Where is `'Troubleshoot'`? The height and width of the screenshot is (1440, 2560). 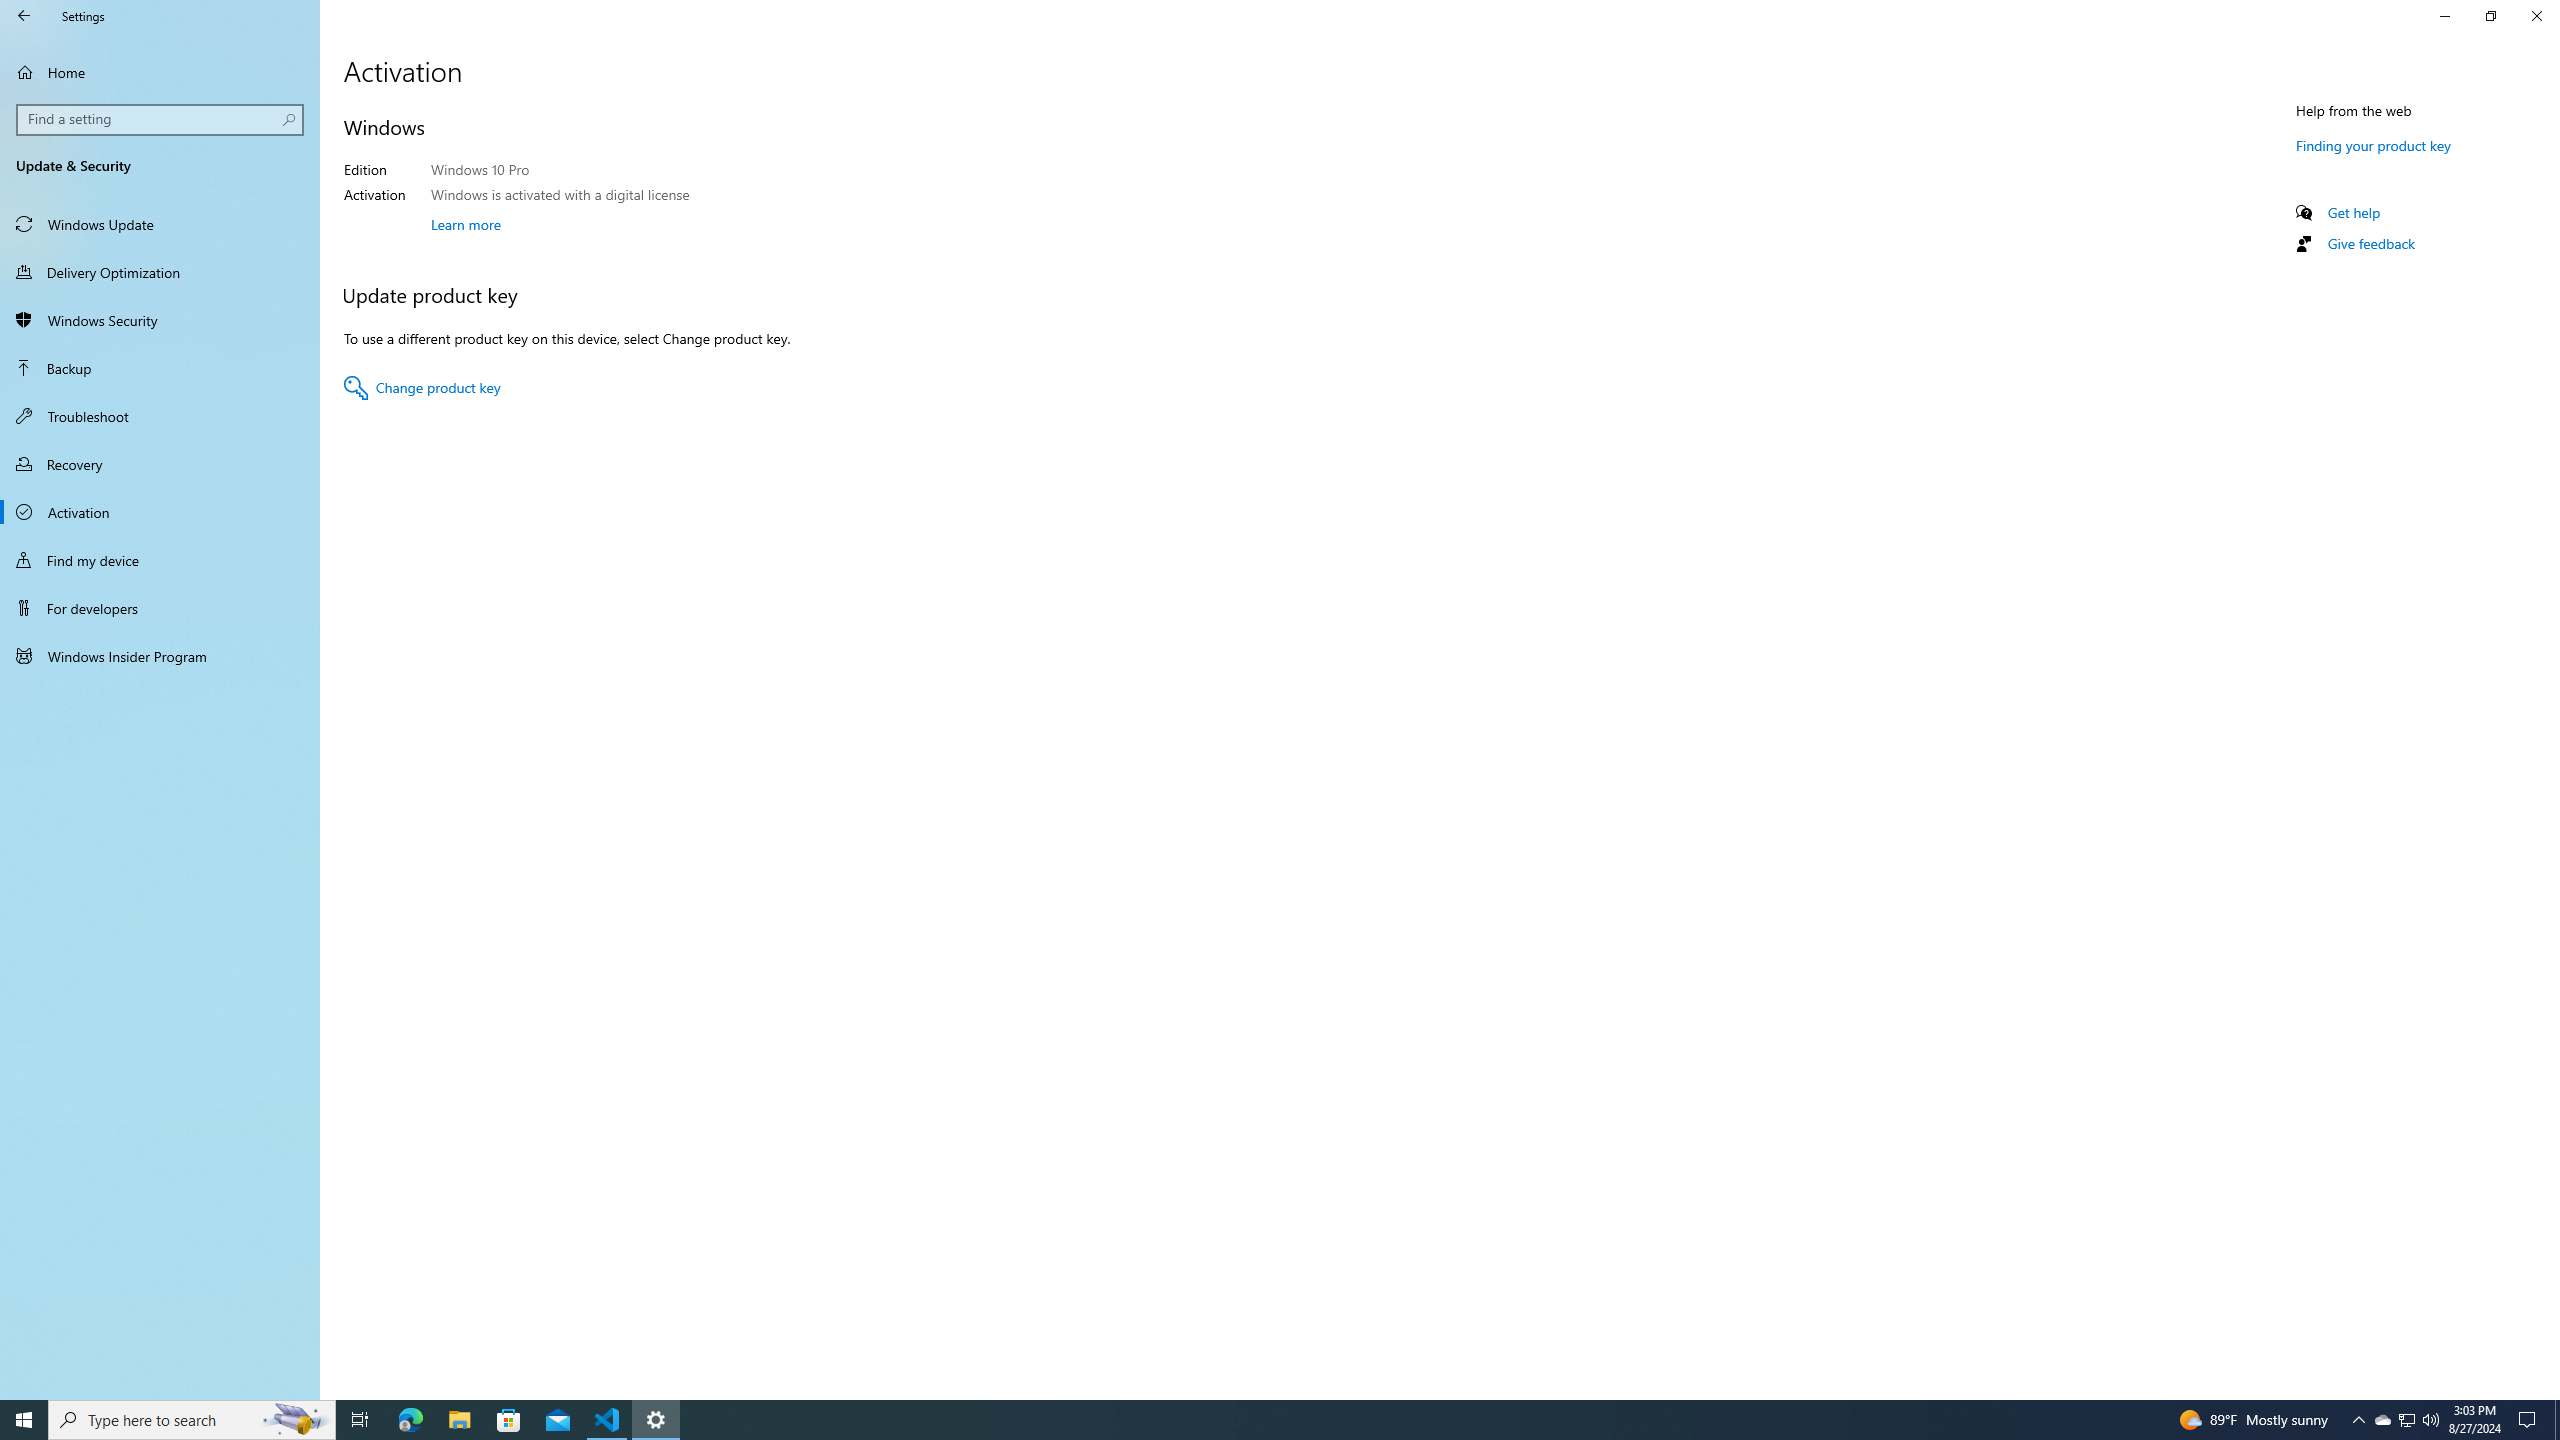 'Troubleshoot' is located at coordinates (159, 415).